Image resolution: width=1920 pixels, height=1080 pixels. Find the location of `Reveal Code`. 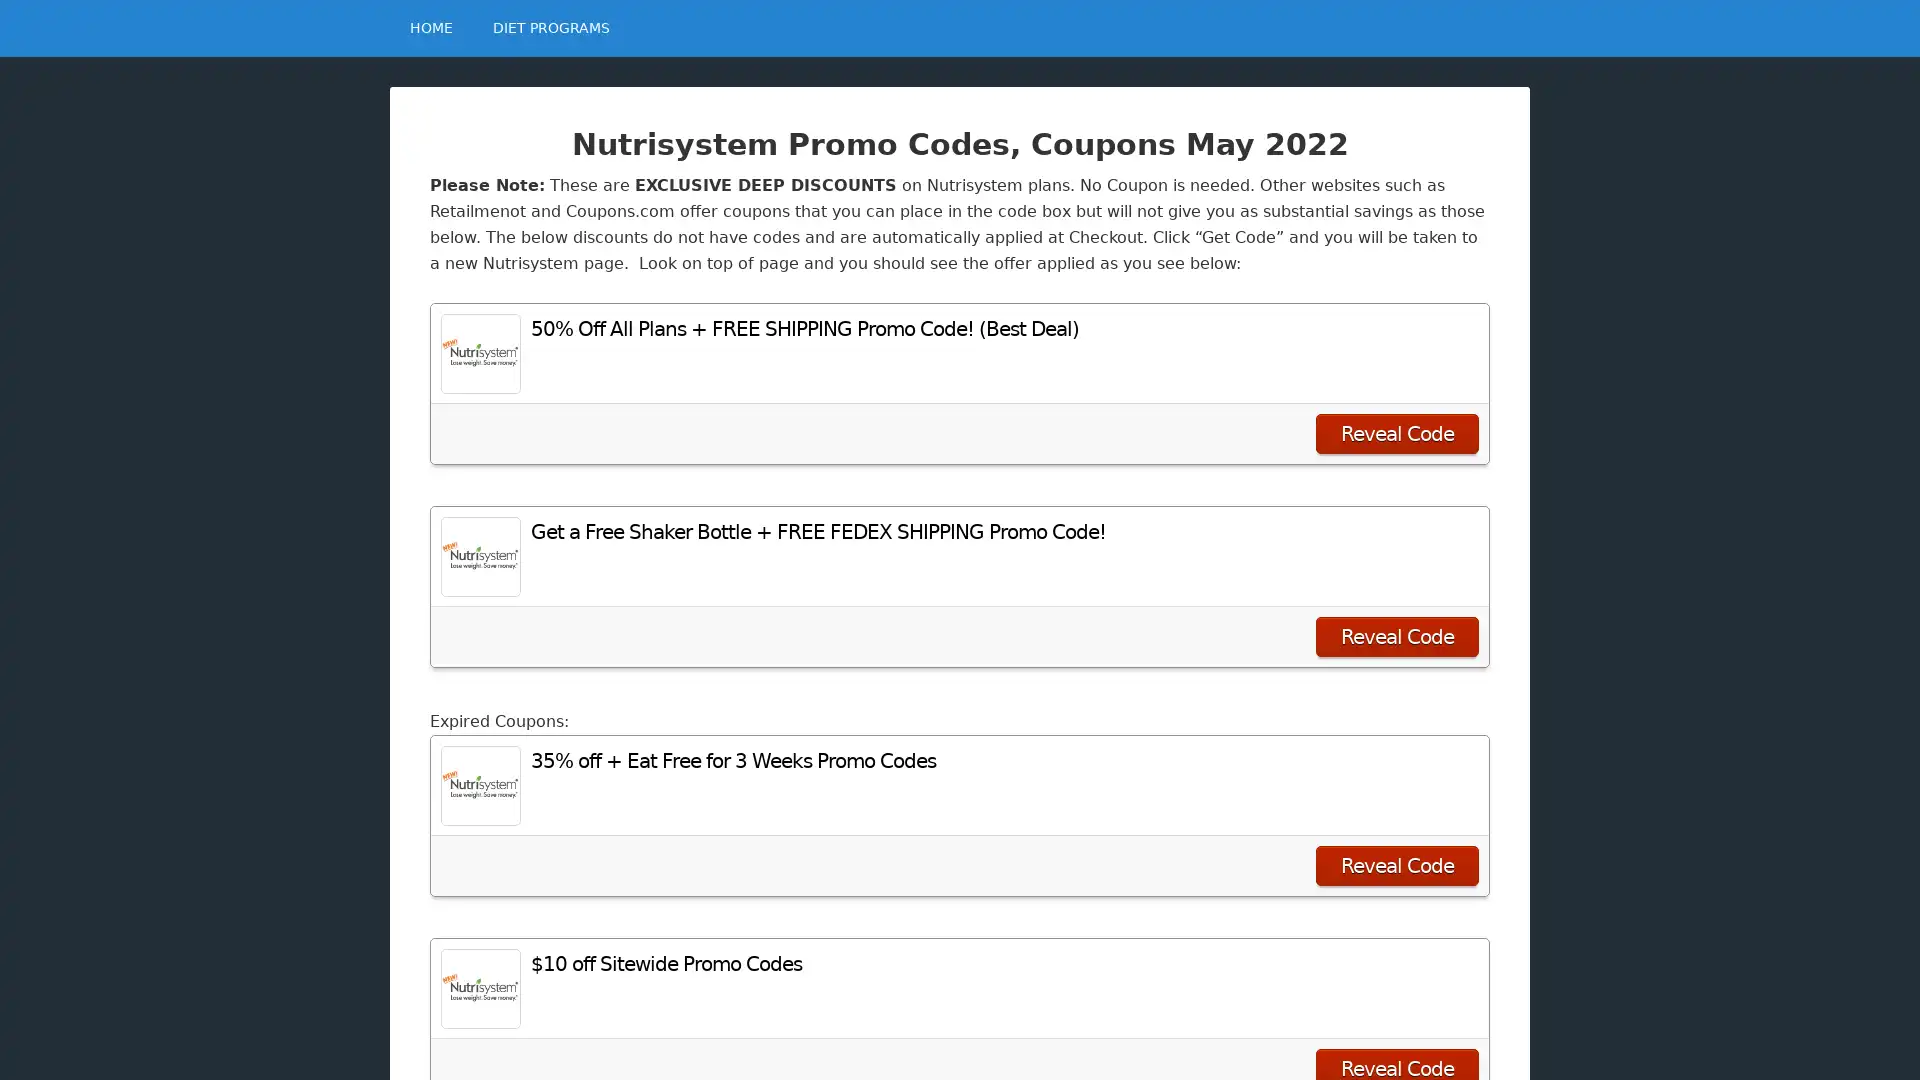

Reveal Code is located at coordinates (1396, 433).